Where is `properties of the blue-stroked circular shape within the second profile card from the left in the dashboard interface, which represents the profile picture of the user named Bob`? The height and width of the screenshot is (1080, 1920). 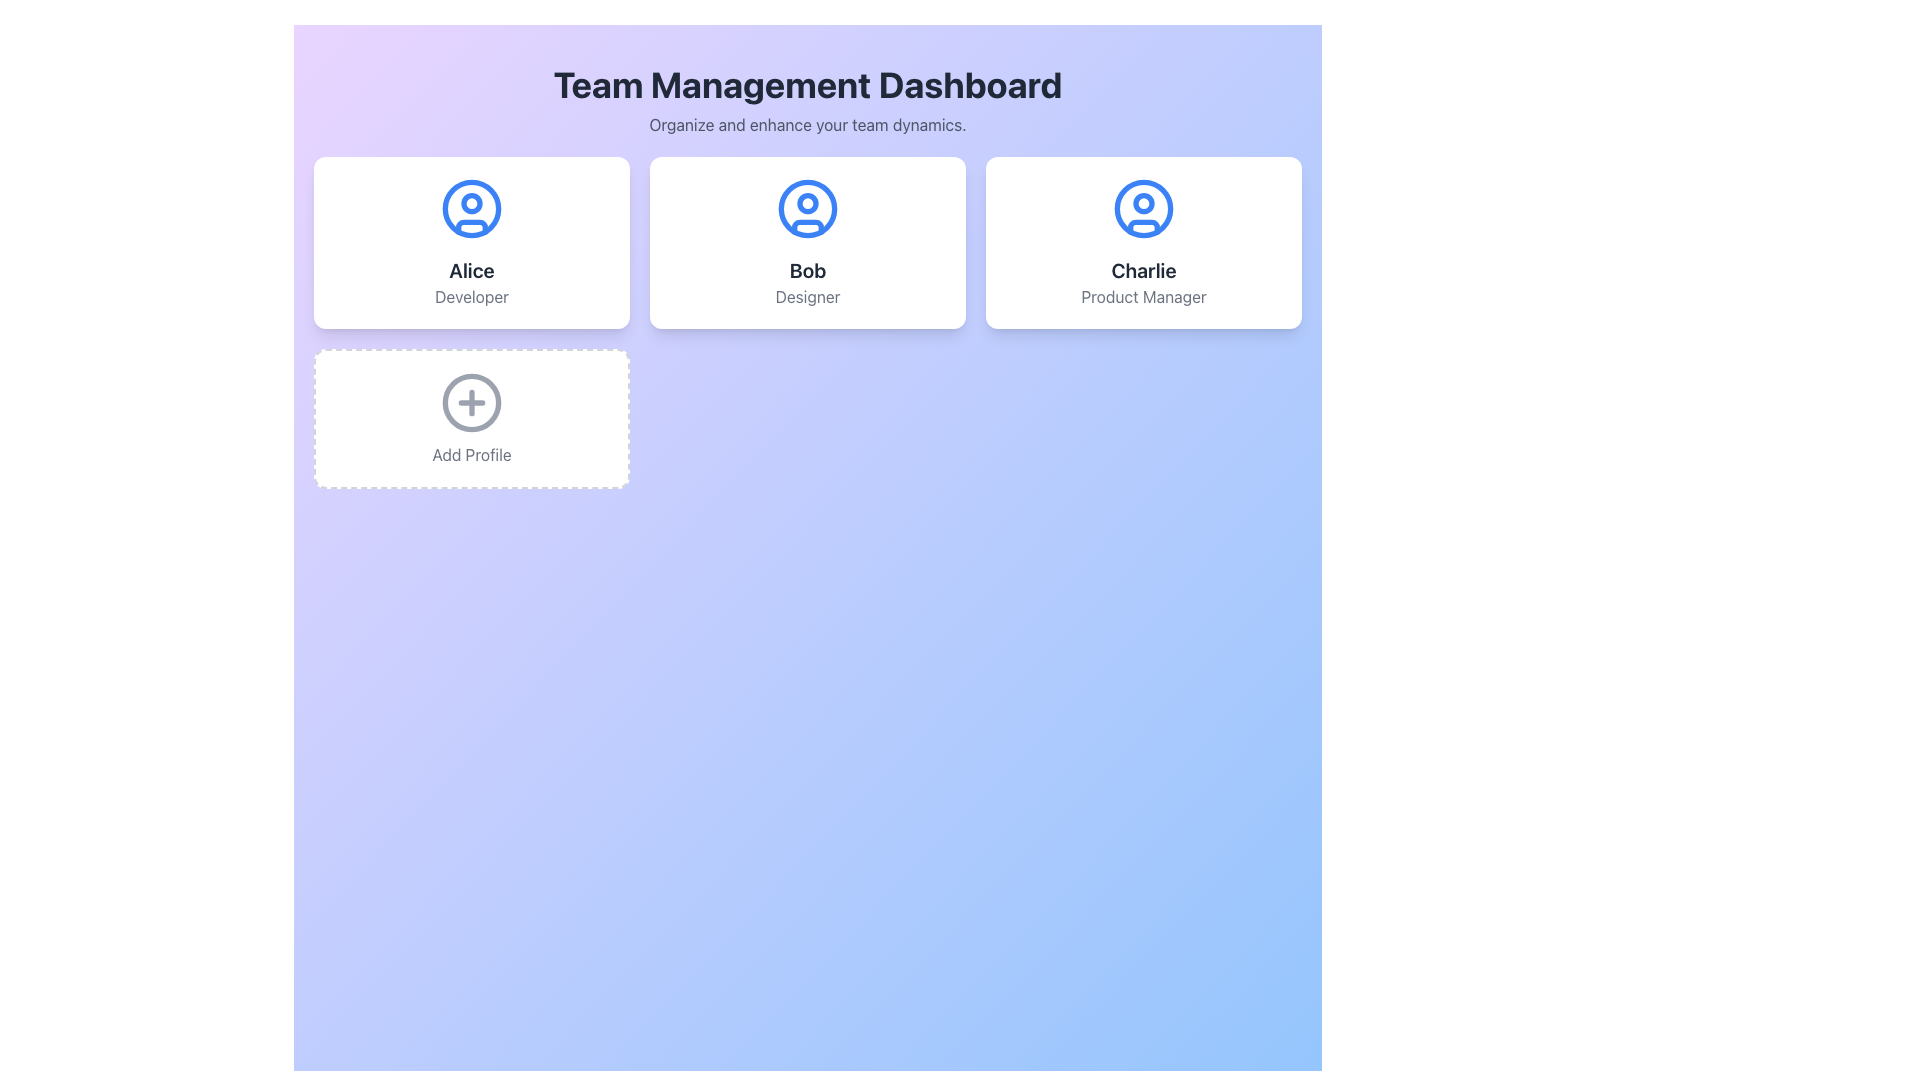 properties of the blue-stroked circular shape within the second profile card from the left in the dashboard interface, which represents the profile picture of the user named Bob is located at coordinates (807, 208).